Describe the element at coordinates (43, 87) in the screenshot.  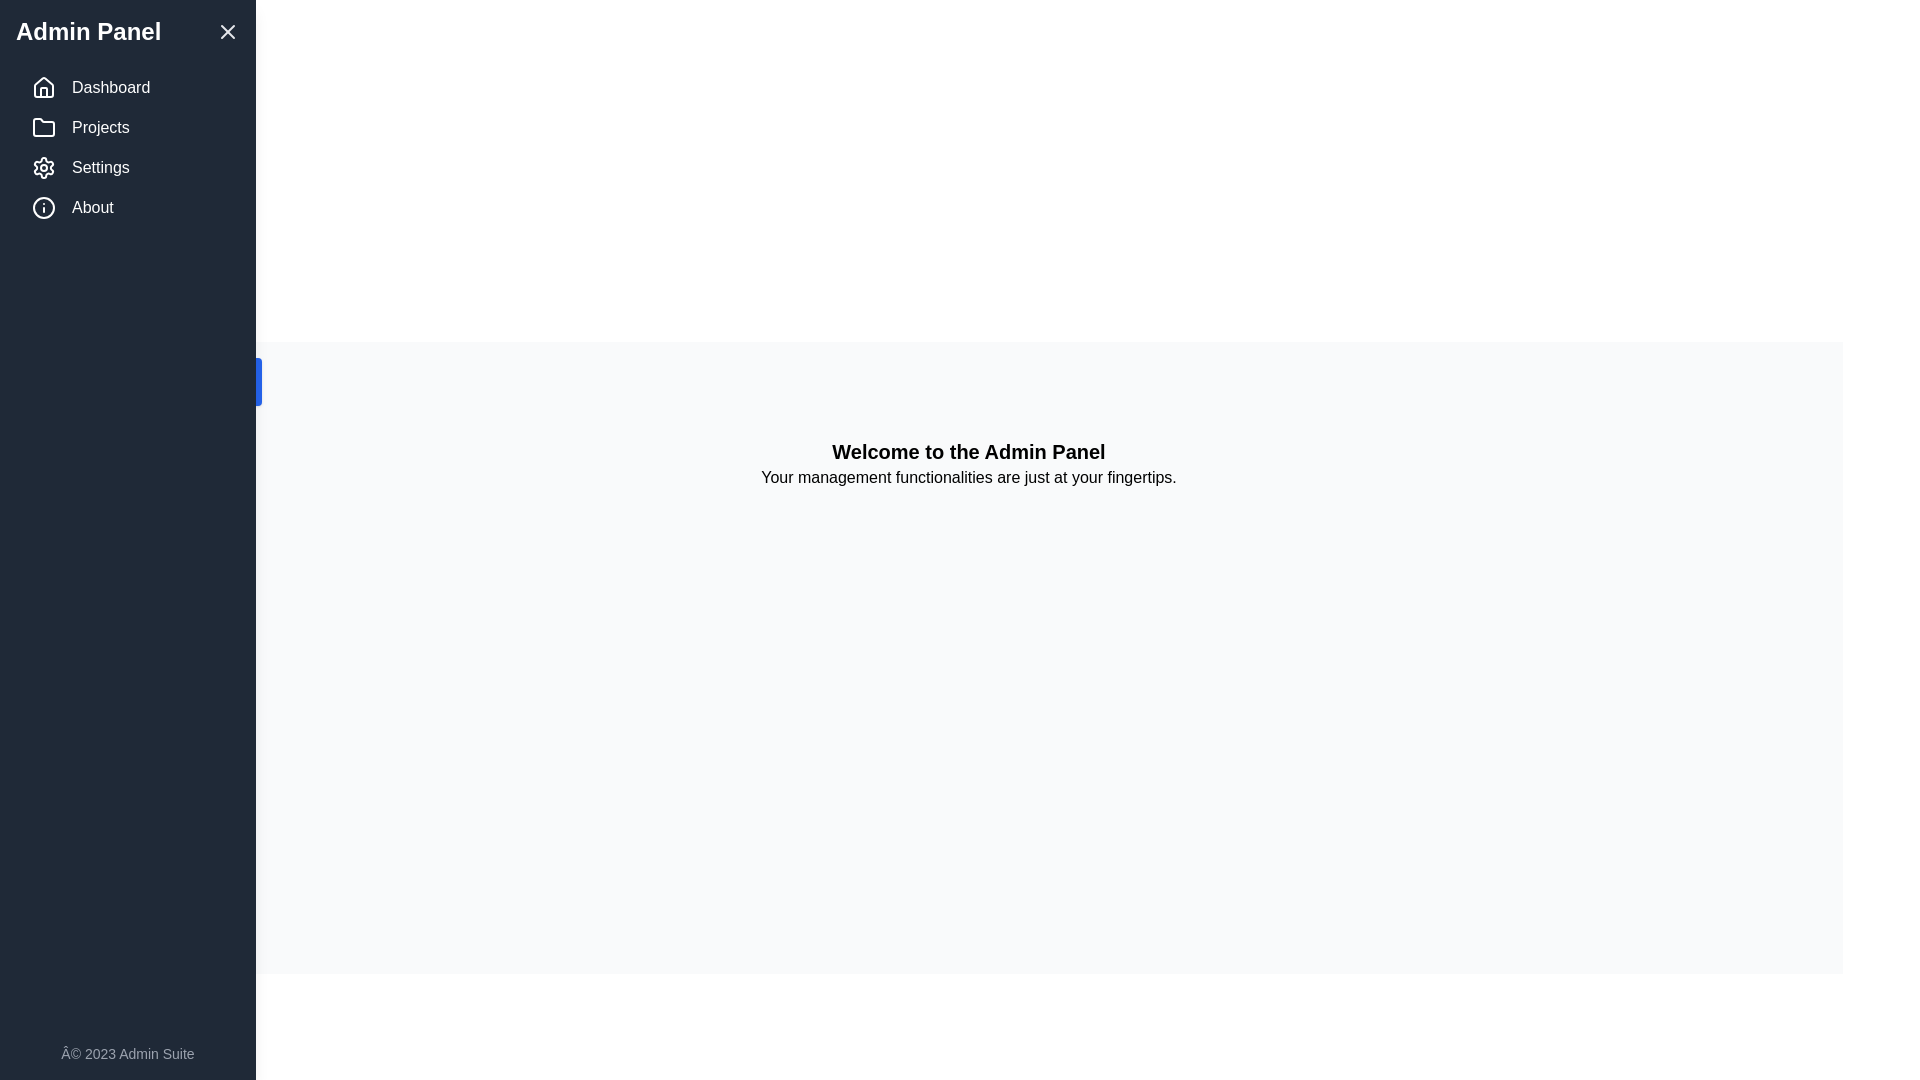
I see `the 'Dashboard' menu item icon located in the left navigation panel` at that location.